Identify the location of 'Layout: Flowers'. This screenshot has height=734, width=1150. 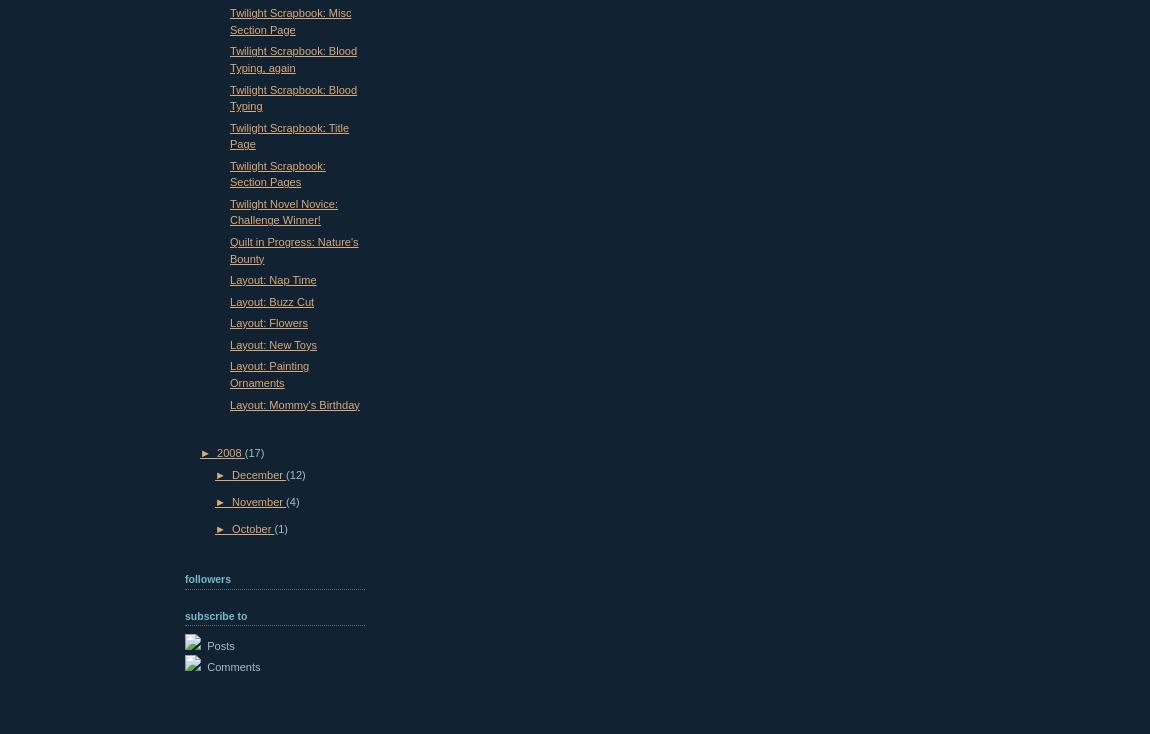
(267, 323).